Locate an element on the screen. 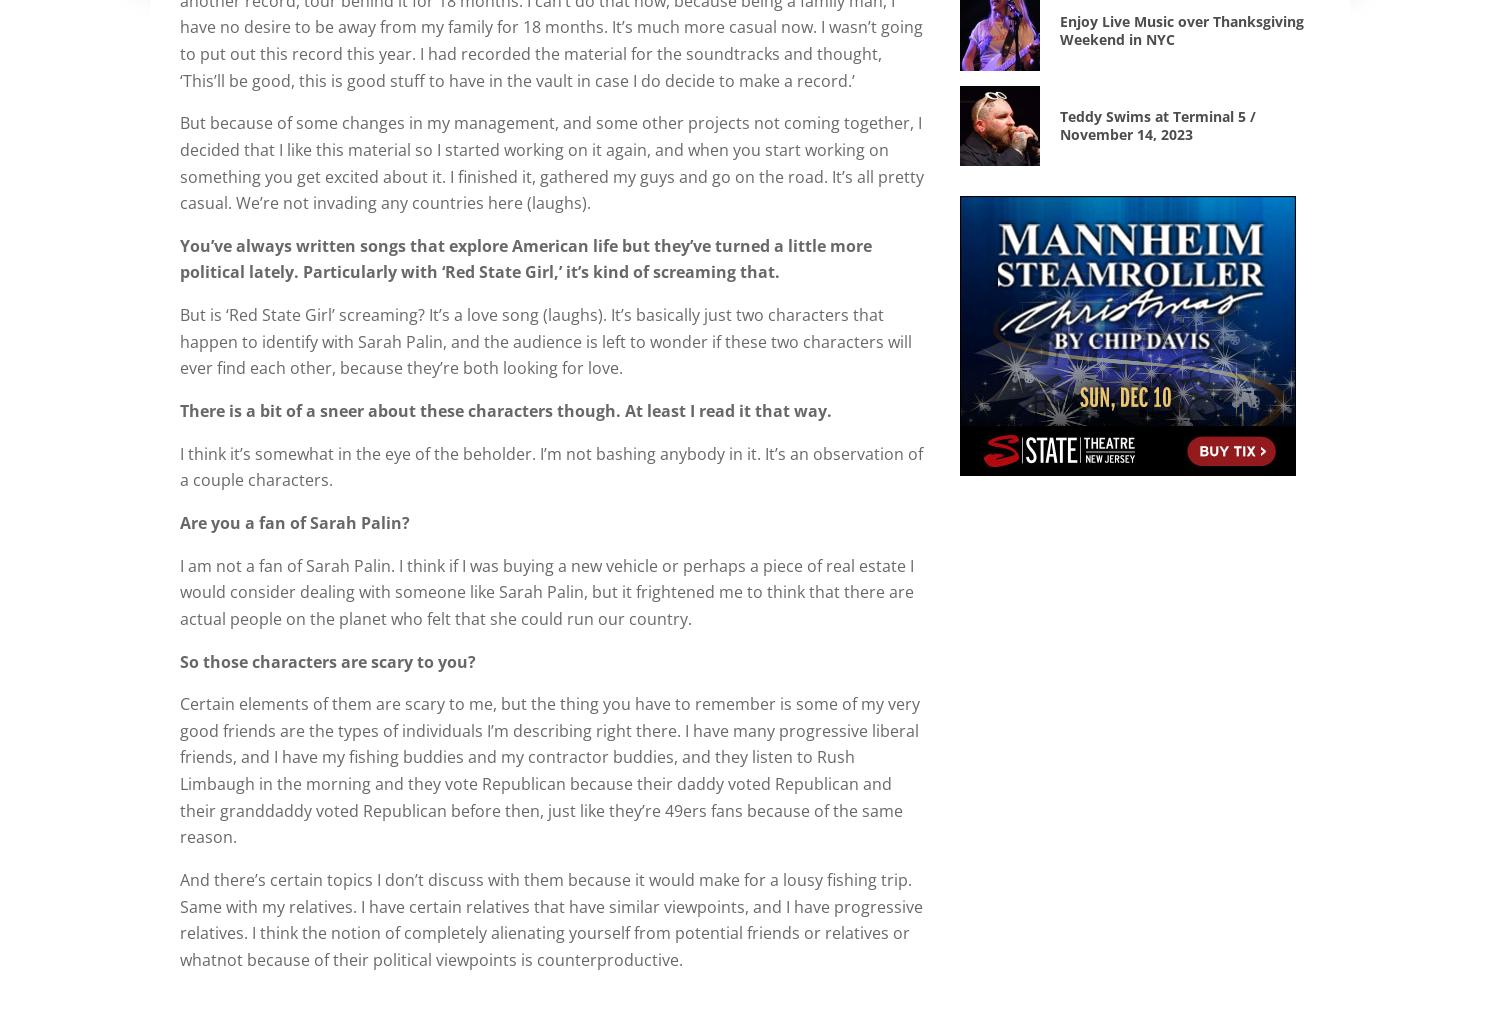 This screenshot has width=1500, height=1011. 'Are you a fan of Sarah Palin?' is located at coordinates (180, 521).